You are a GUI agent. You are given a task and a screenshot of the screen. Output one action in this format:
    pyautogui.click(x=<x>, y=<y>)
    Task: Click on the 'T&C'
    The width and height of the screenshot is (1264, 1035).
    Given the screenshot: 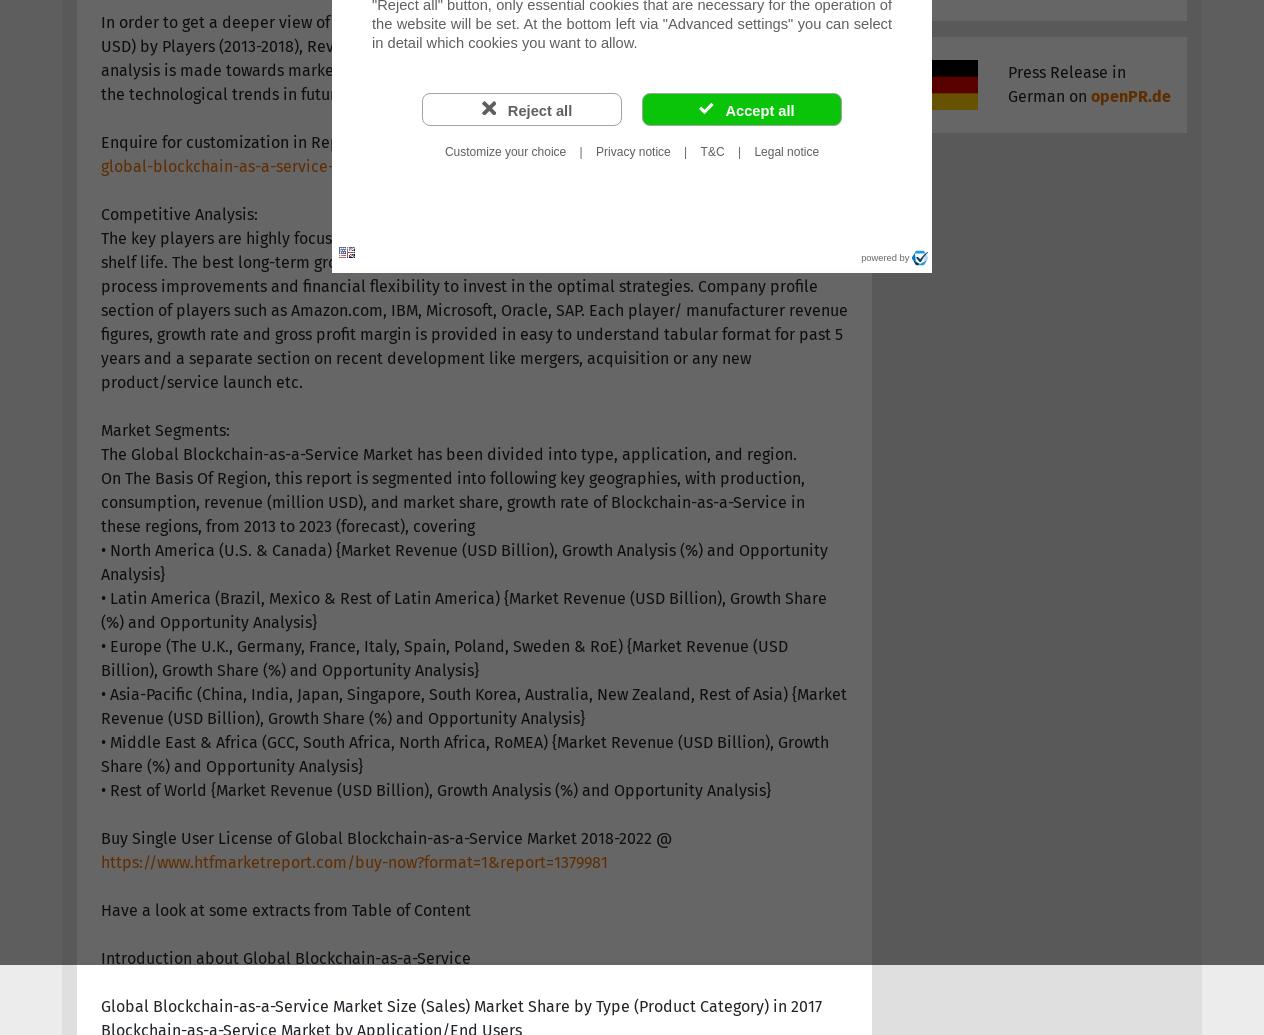 What is the action you would take?
    pyautogui.click(x=711, y=152)
    